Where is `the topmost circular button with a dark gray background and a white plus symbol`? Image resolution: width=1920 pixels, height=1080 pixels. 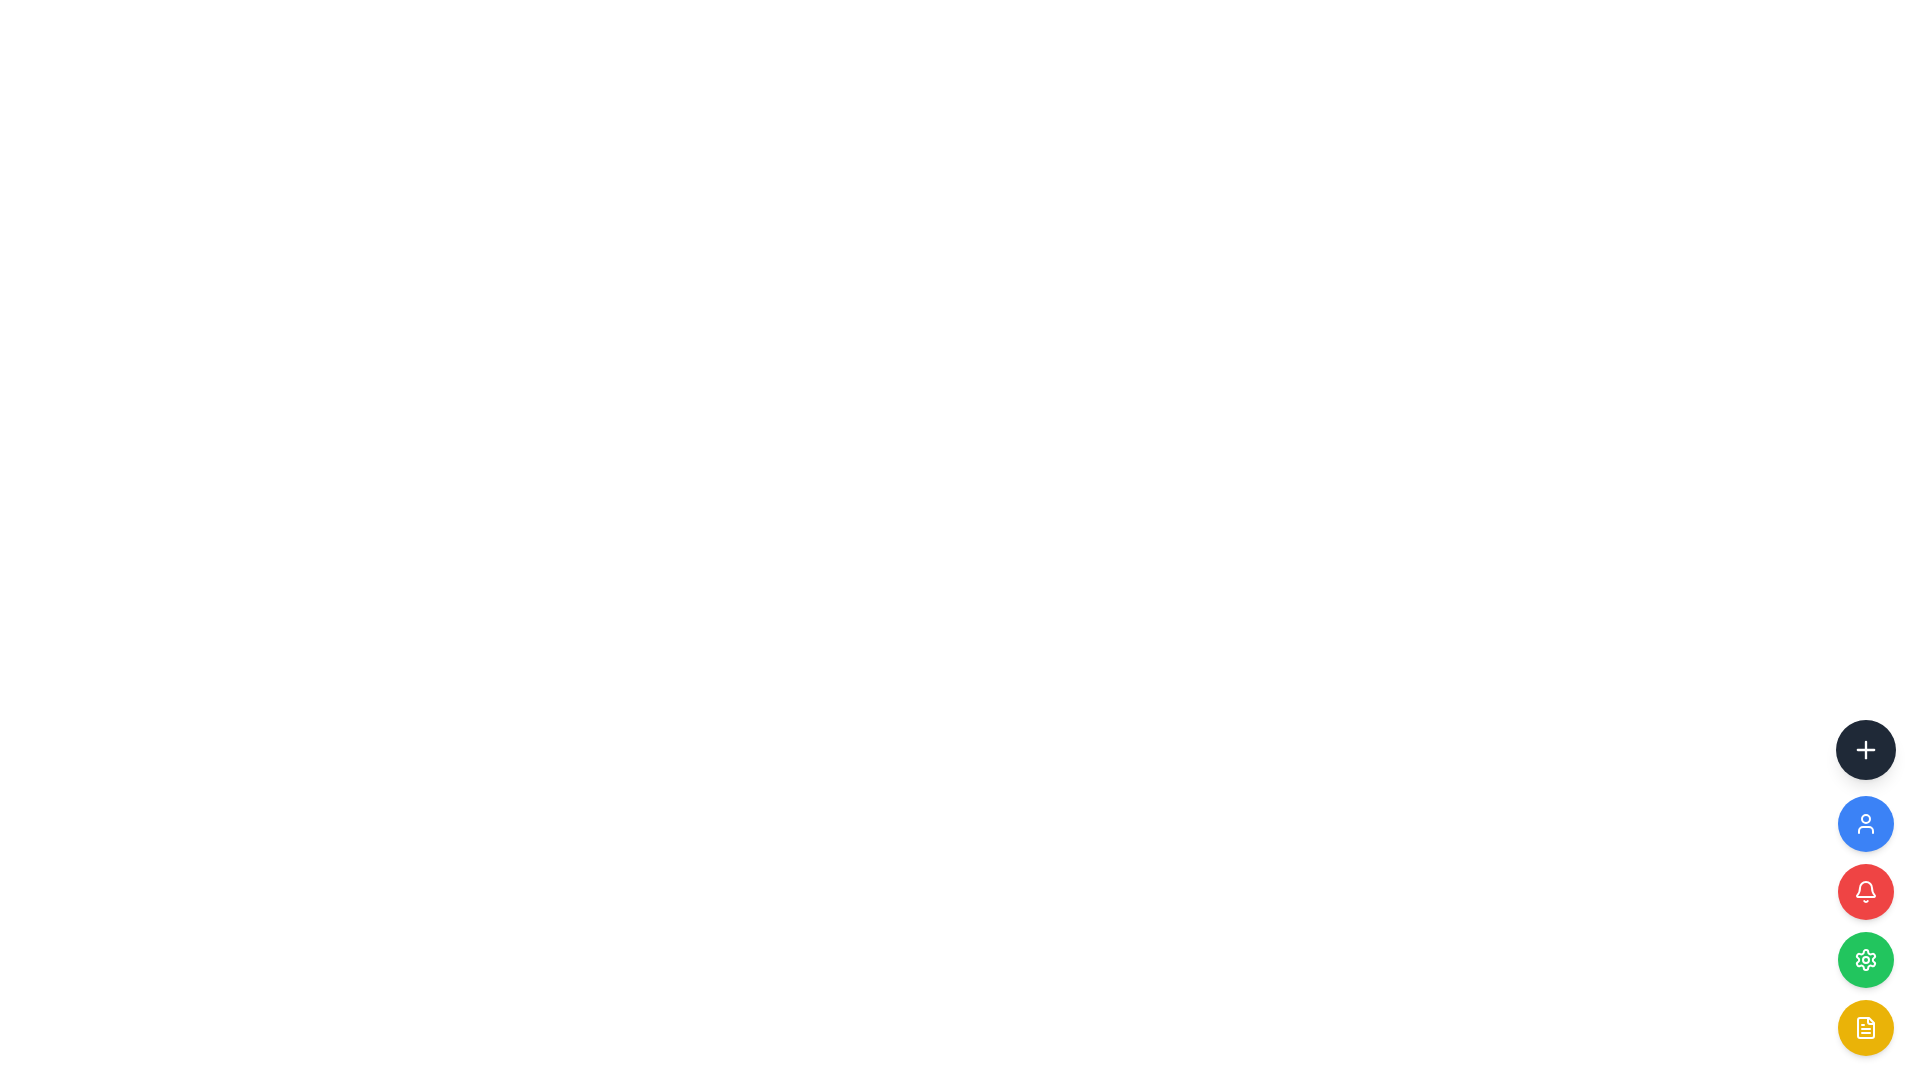 the topmost circular button with a dark gray background and a white plus symbol is located at coordinates (1865, 749).